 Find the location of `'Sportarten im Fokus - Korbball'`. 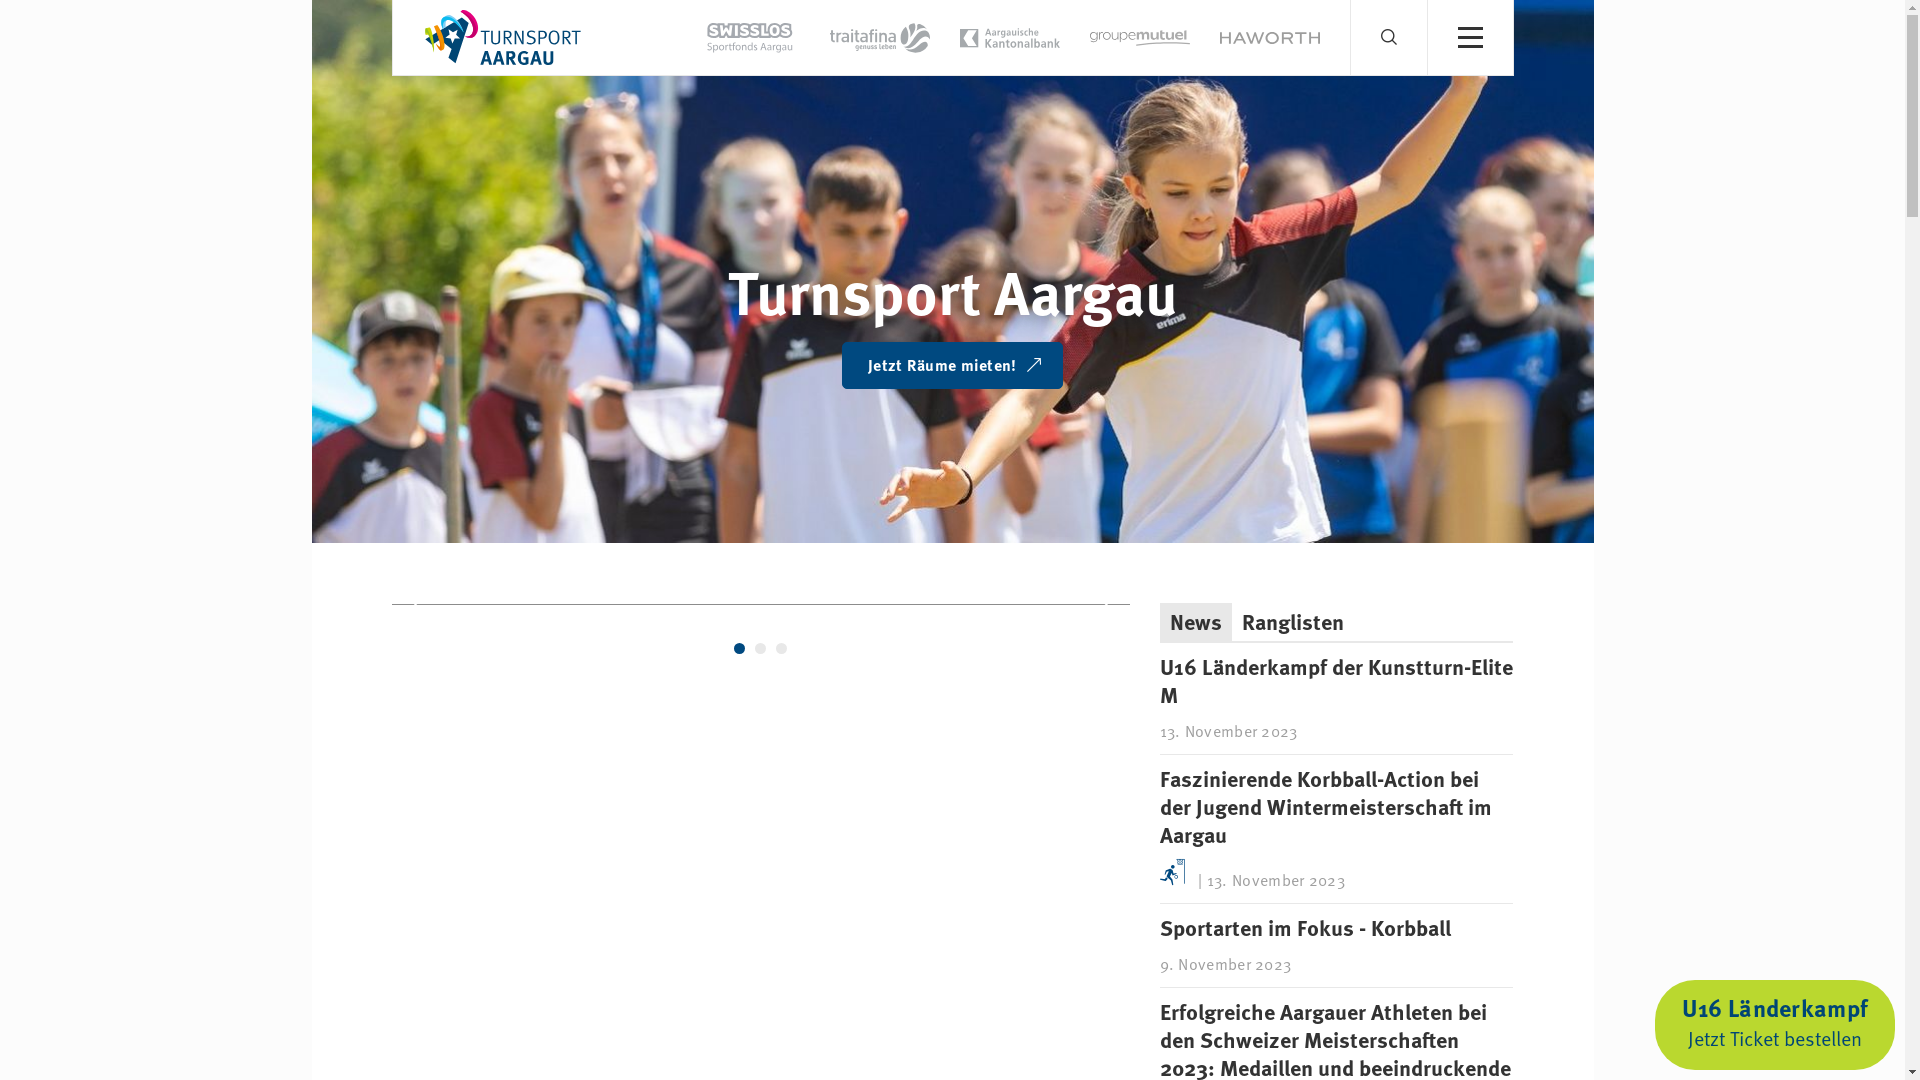

'Sportarten im Fokus - Korbball' is located at coordinates (1305, 927).